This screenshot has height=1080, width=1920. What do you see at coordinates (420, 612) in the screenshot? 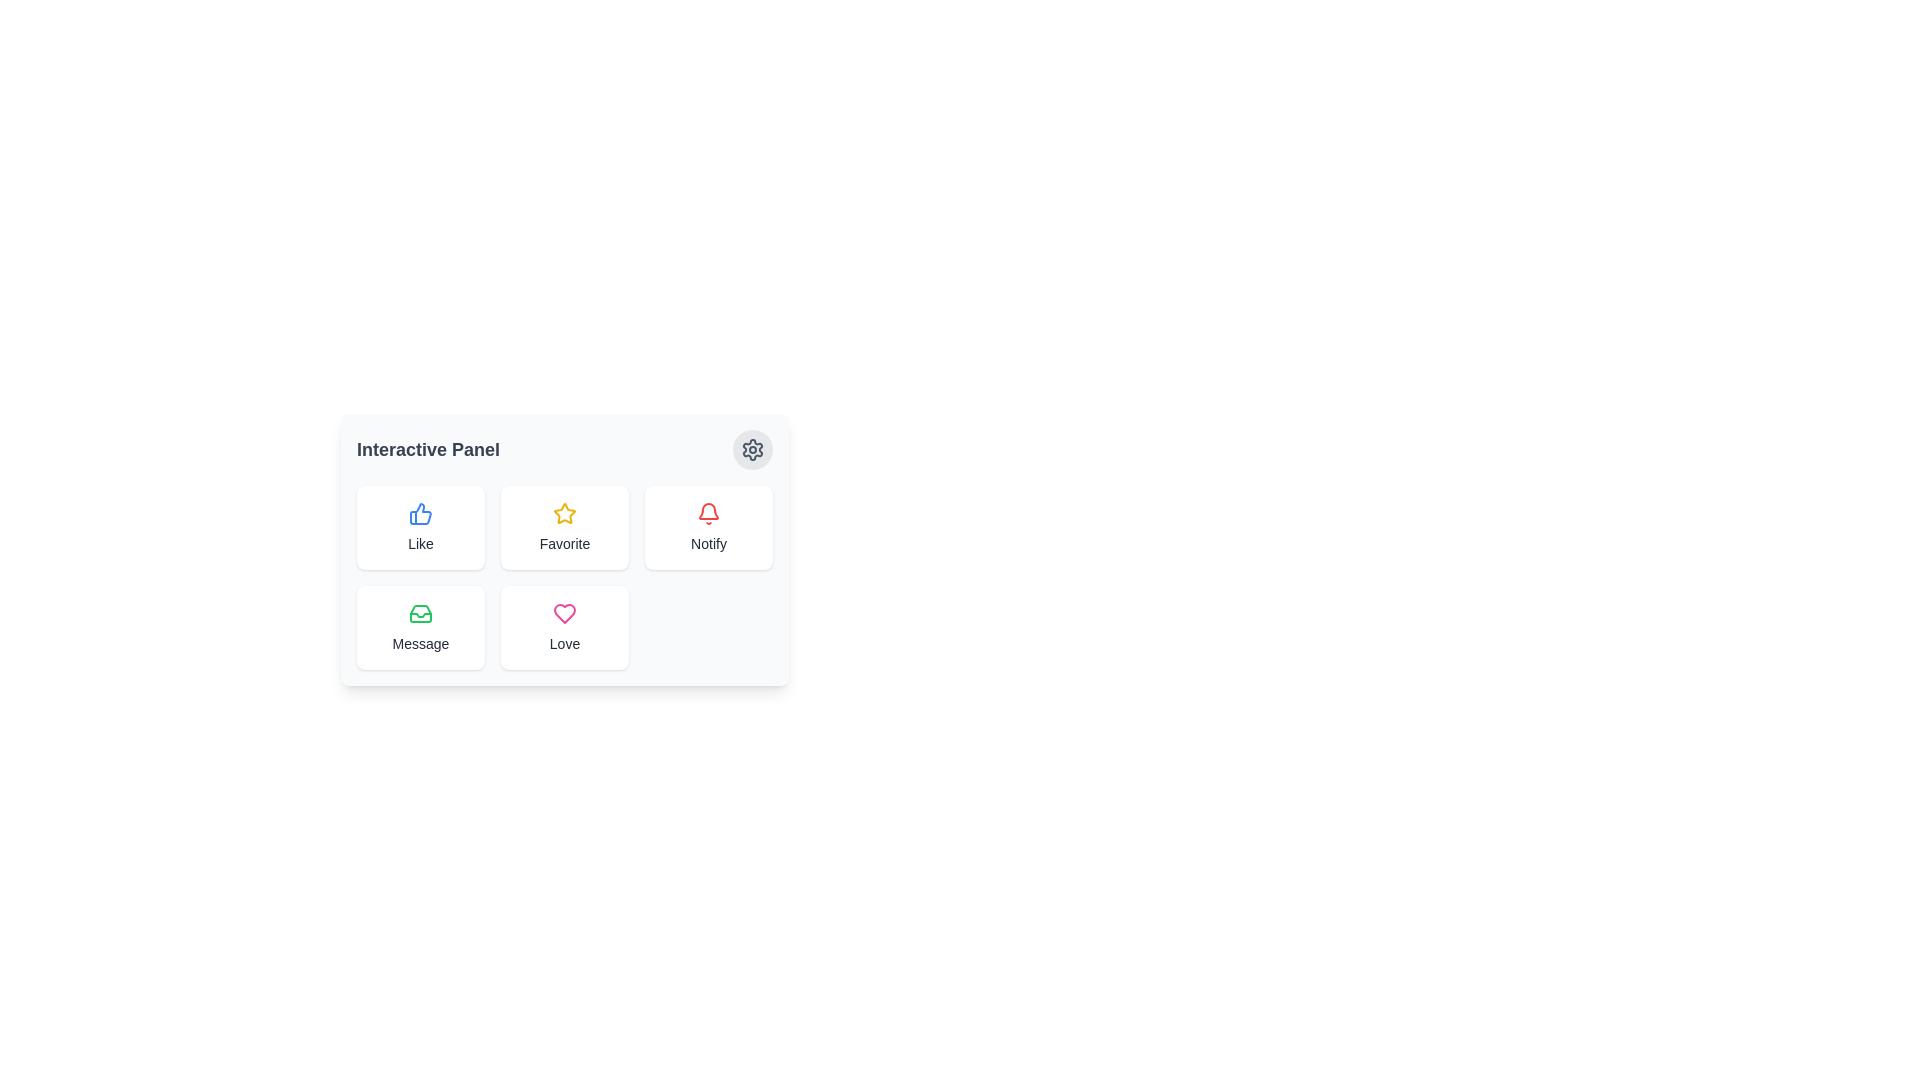
I see `the communication icon located on the left of the second row in the 2x3 grid of the Interactive Panel` at bounding box center [420, 612].